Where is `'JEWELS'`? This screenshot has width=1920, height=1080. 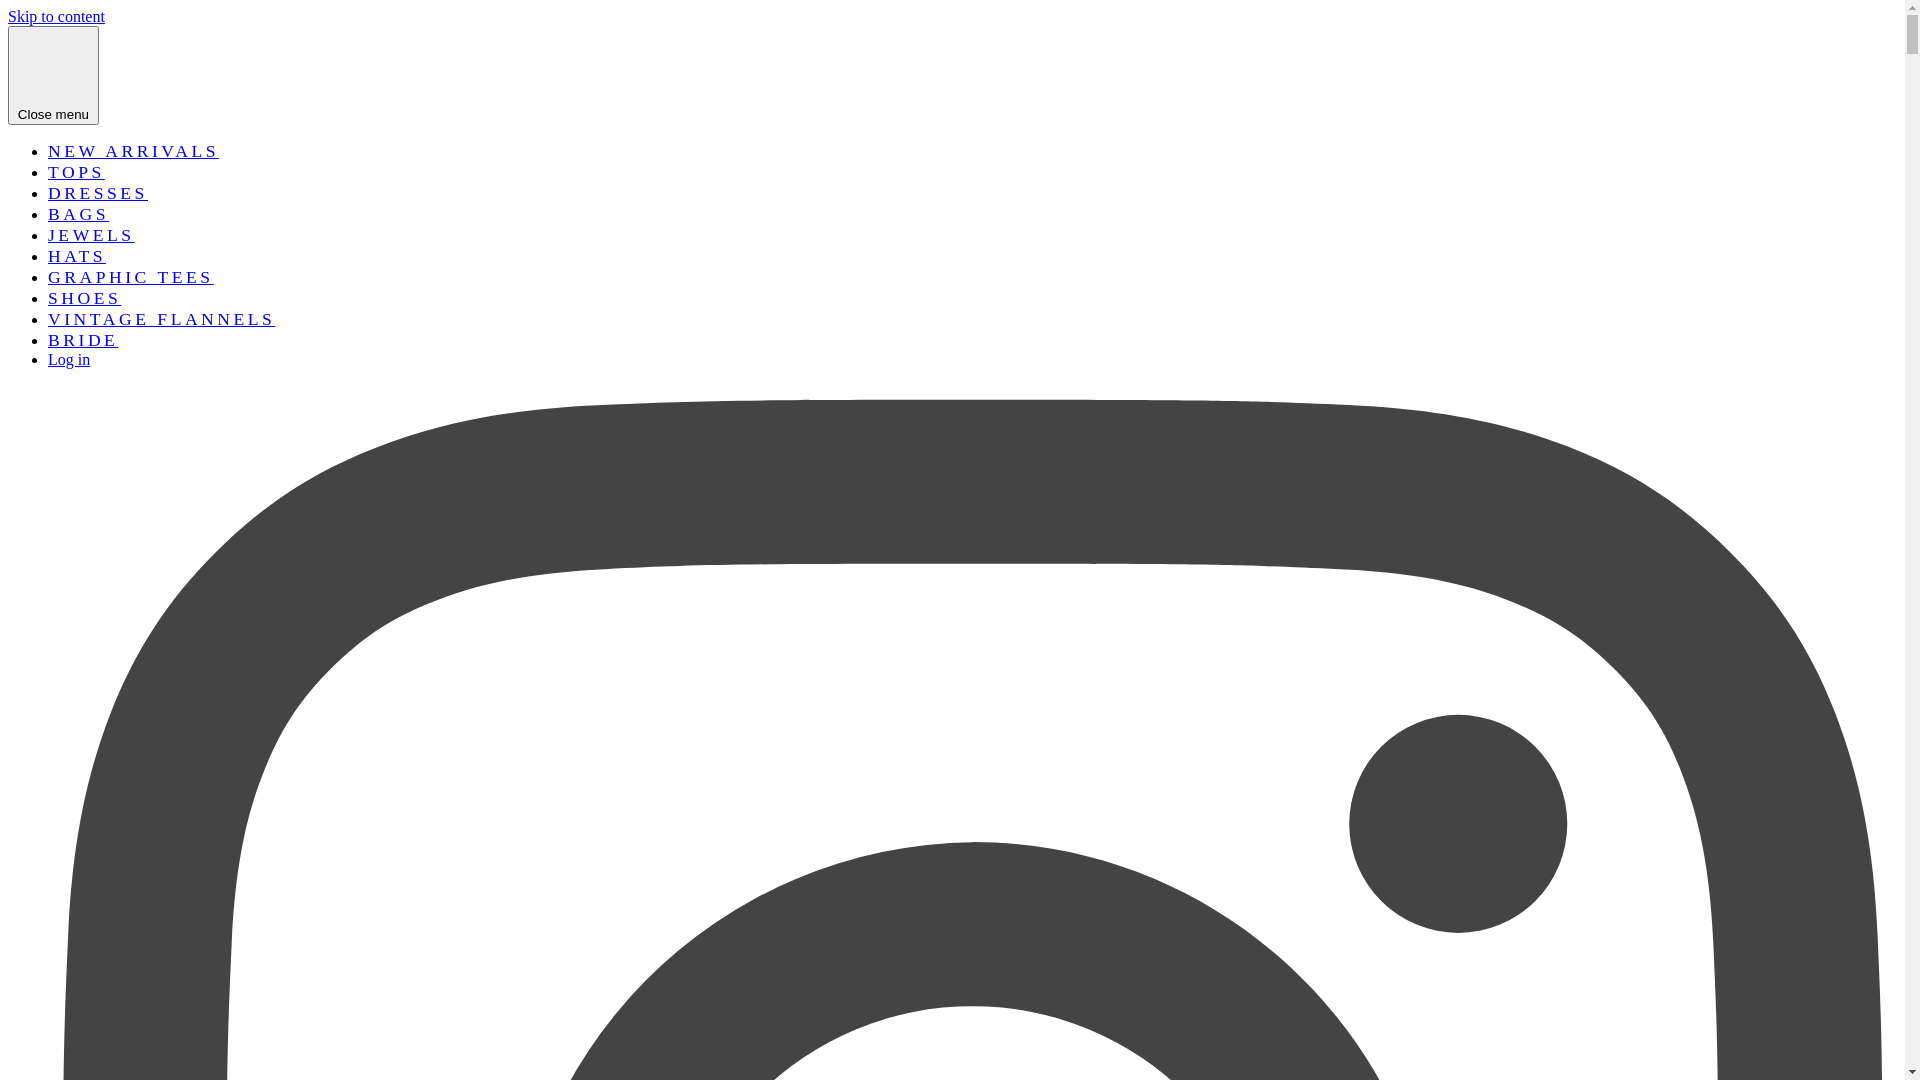
'JEWELS' is located at coordinates (90, 234).